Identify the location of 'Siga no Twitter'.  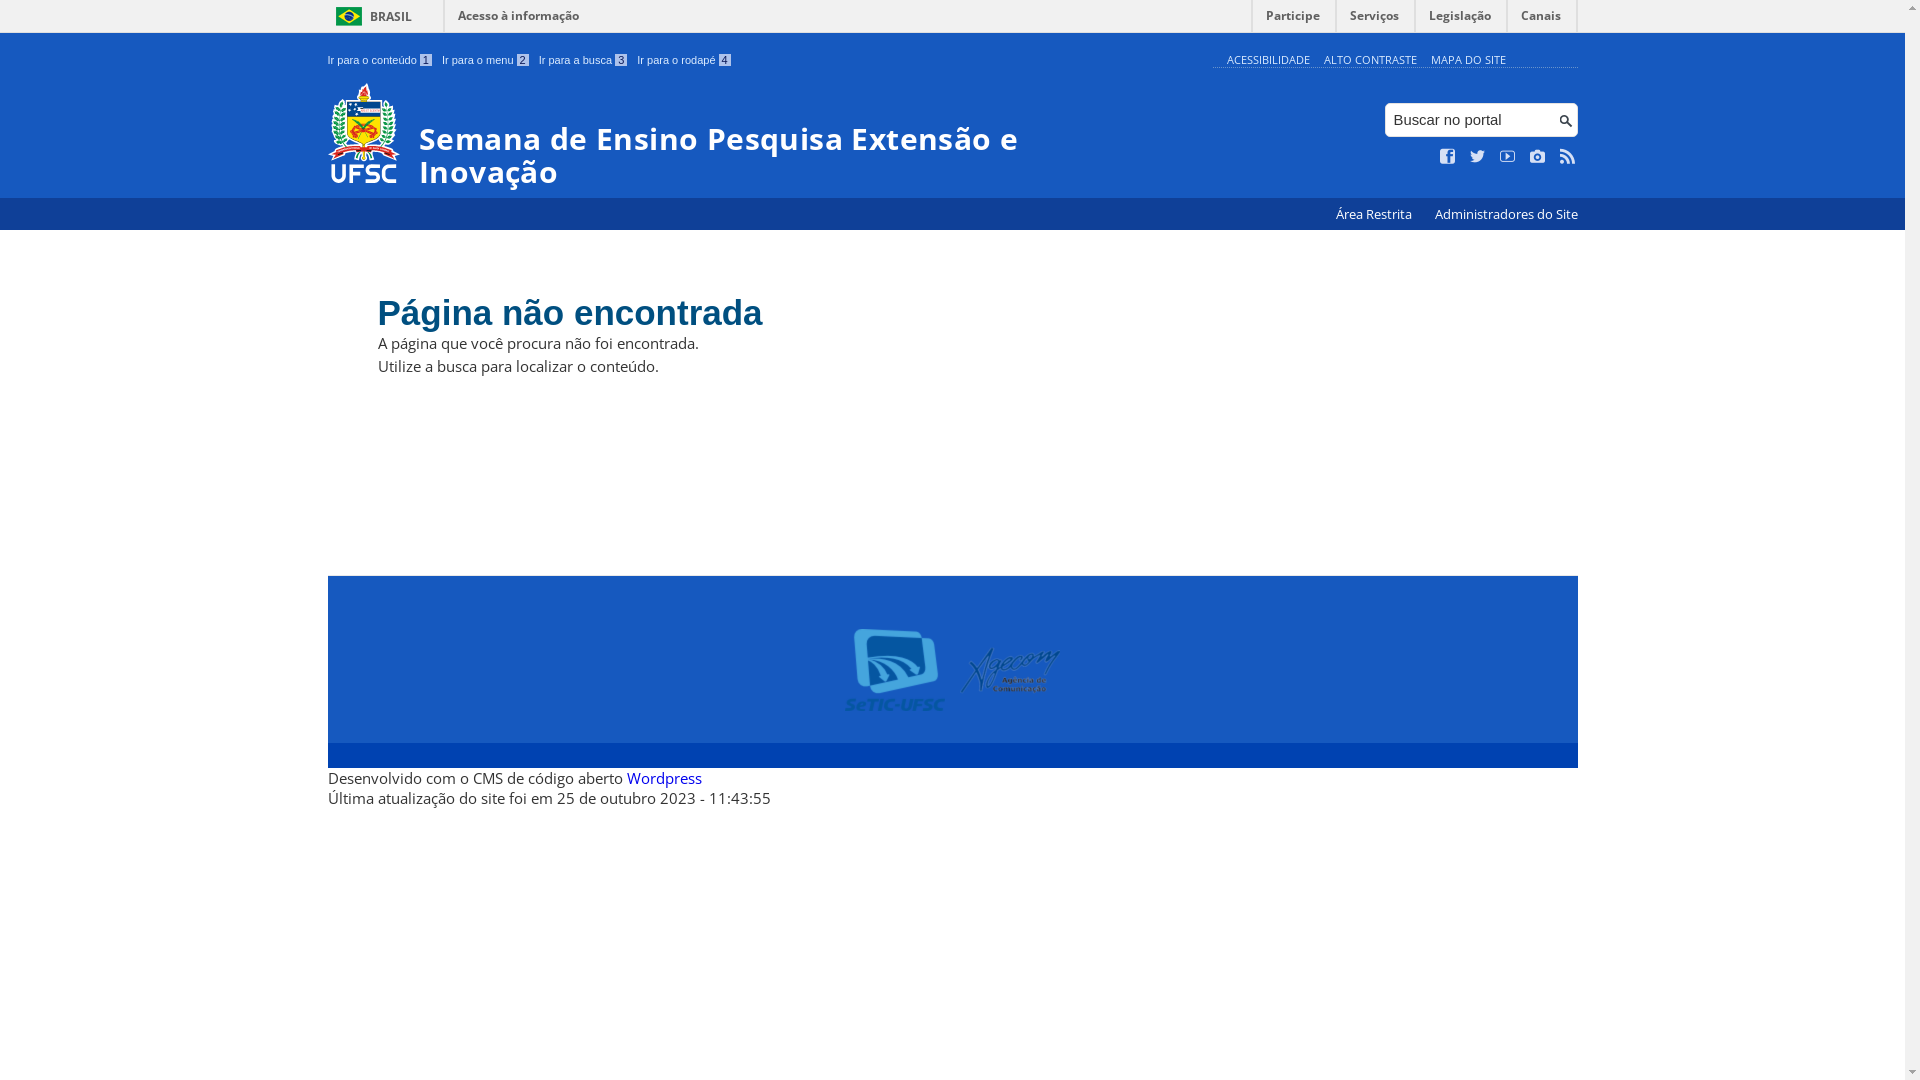
(1478, 156).